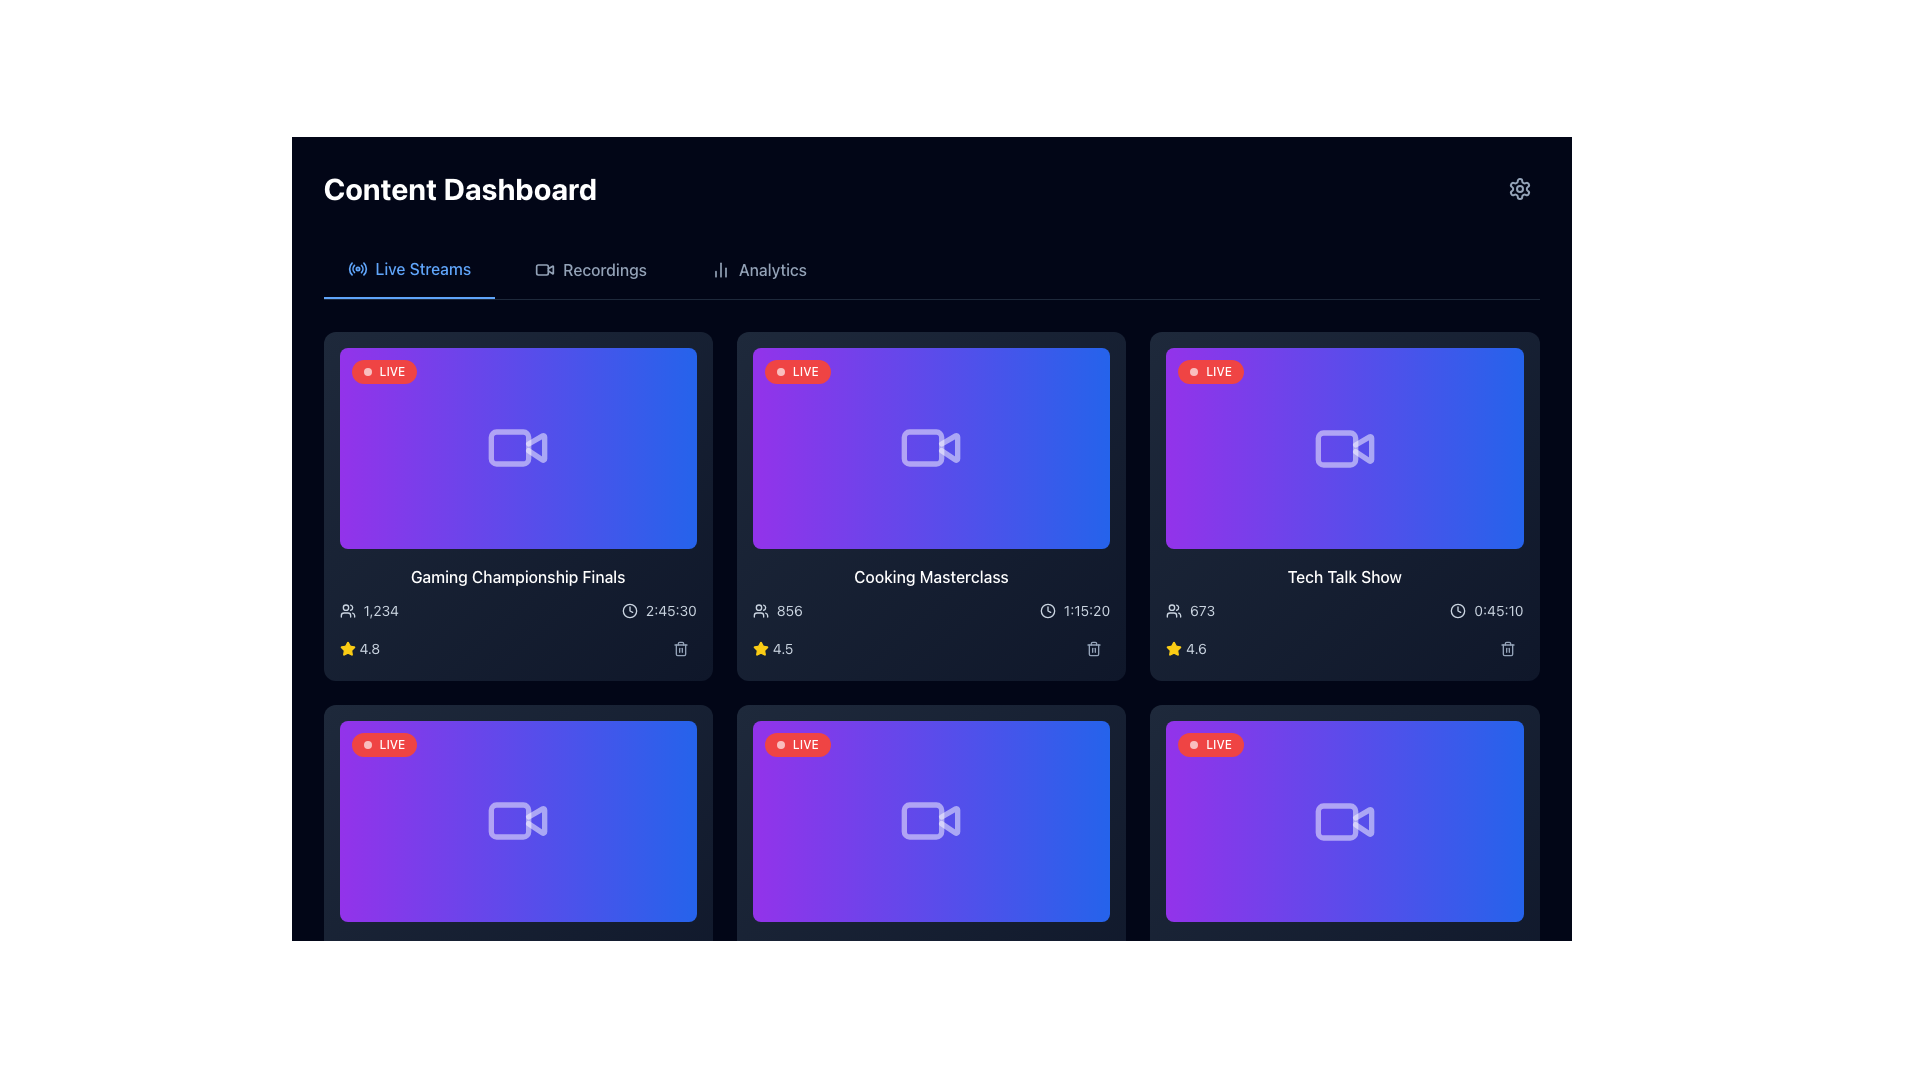 Image resolution: width=1920 pixels, height=1080 pixels. Describe the element at coordinates (759, 648) in the screenshot. I see `the star icon that represents a rating, located to the left of the text '4.5' in the second column below the 'Cooking Masterclass' card` at that location.